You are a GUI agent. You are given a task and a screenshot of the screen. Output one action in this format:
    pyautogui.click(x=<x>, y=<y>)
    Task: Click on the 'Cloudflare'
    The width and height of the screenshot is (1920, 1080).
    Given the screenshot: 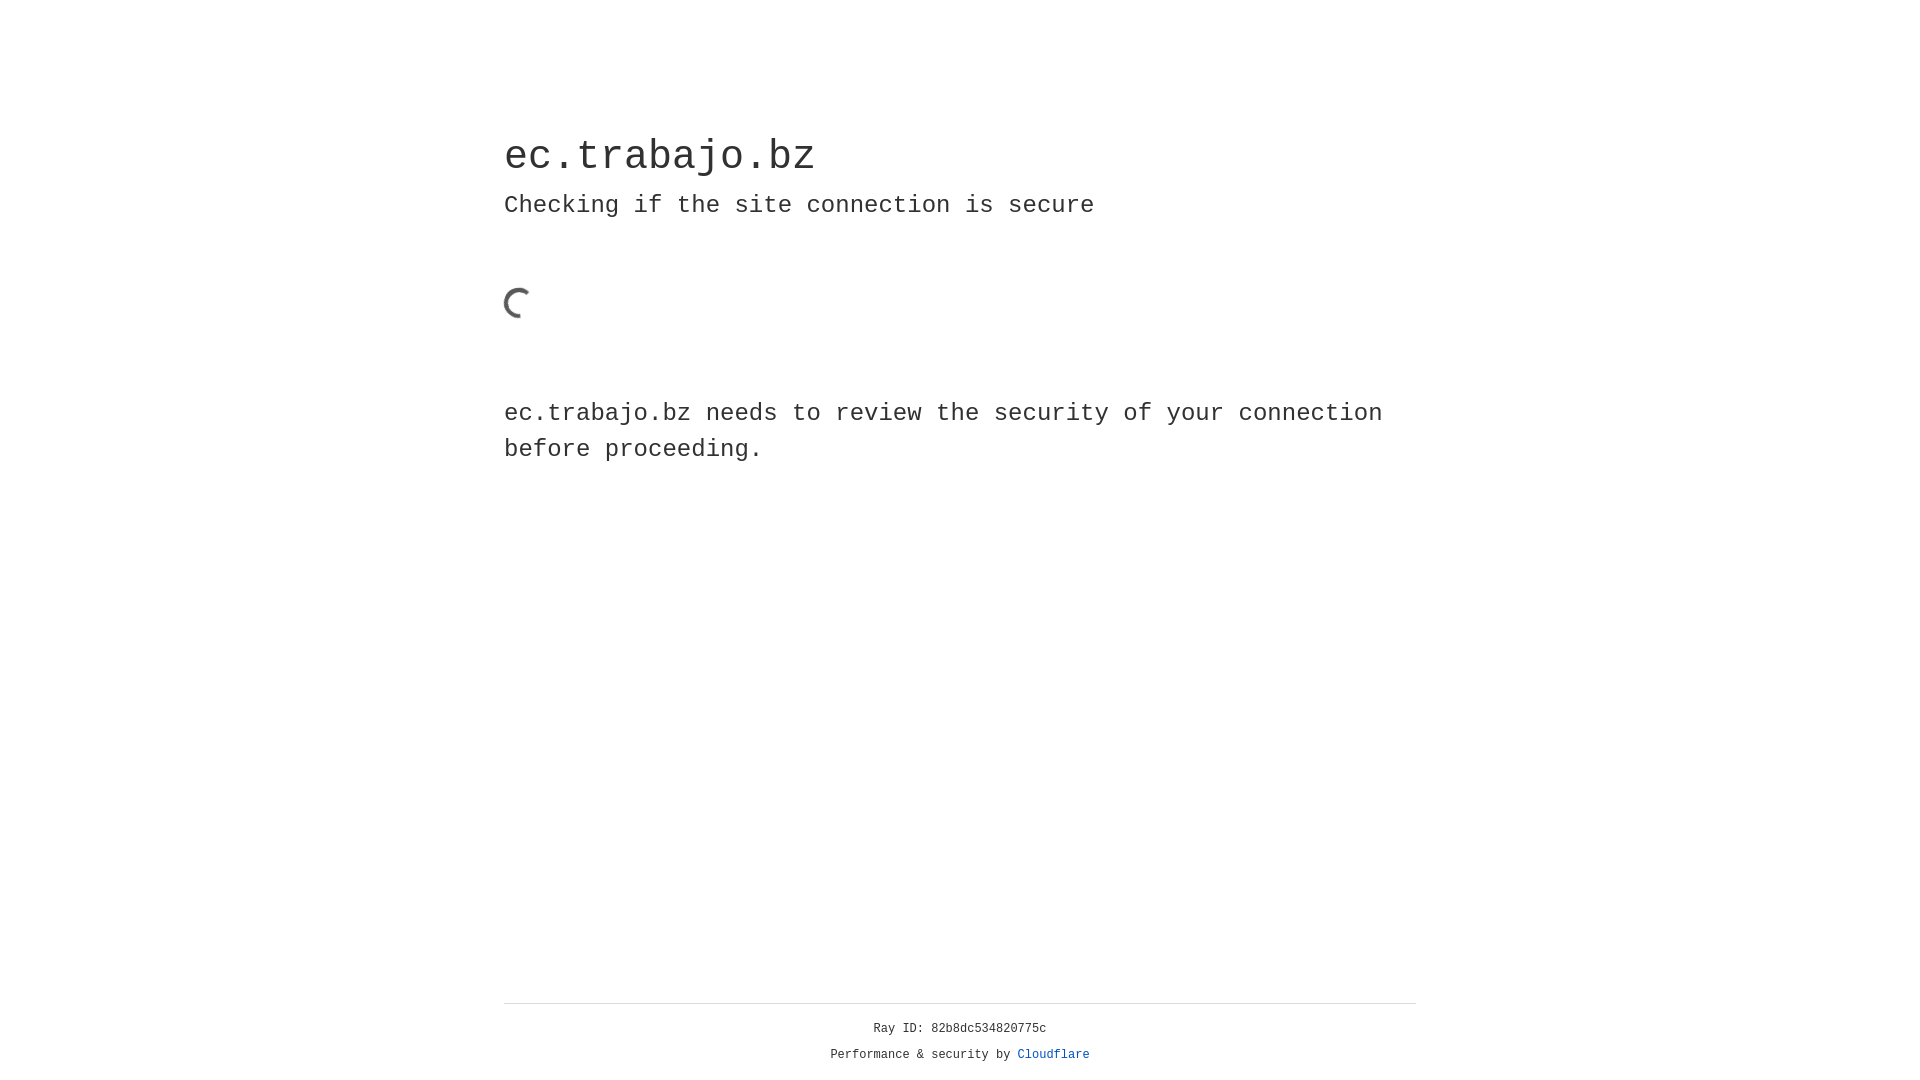 What is the action you would take?
    pyautogui.click(x=1053, y=1054)
    